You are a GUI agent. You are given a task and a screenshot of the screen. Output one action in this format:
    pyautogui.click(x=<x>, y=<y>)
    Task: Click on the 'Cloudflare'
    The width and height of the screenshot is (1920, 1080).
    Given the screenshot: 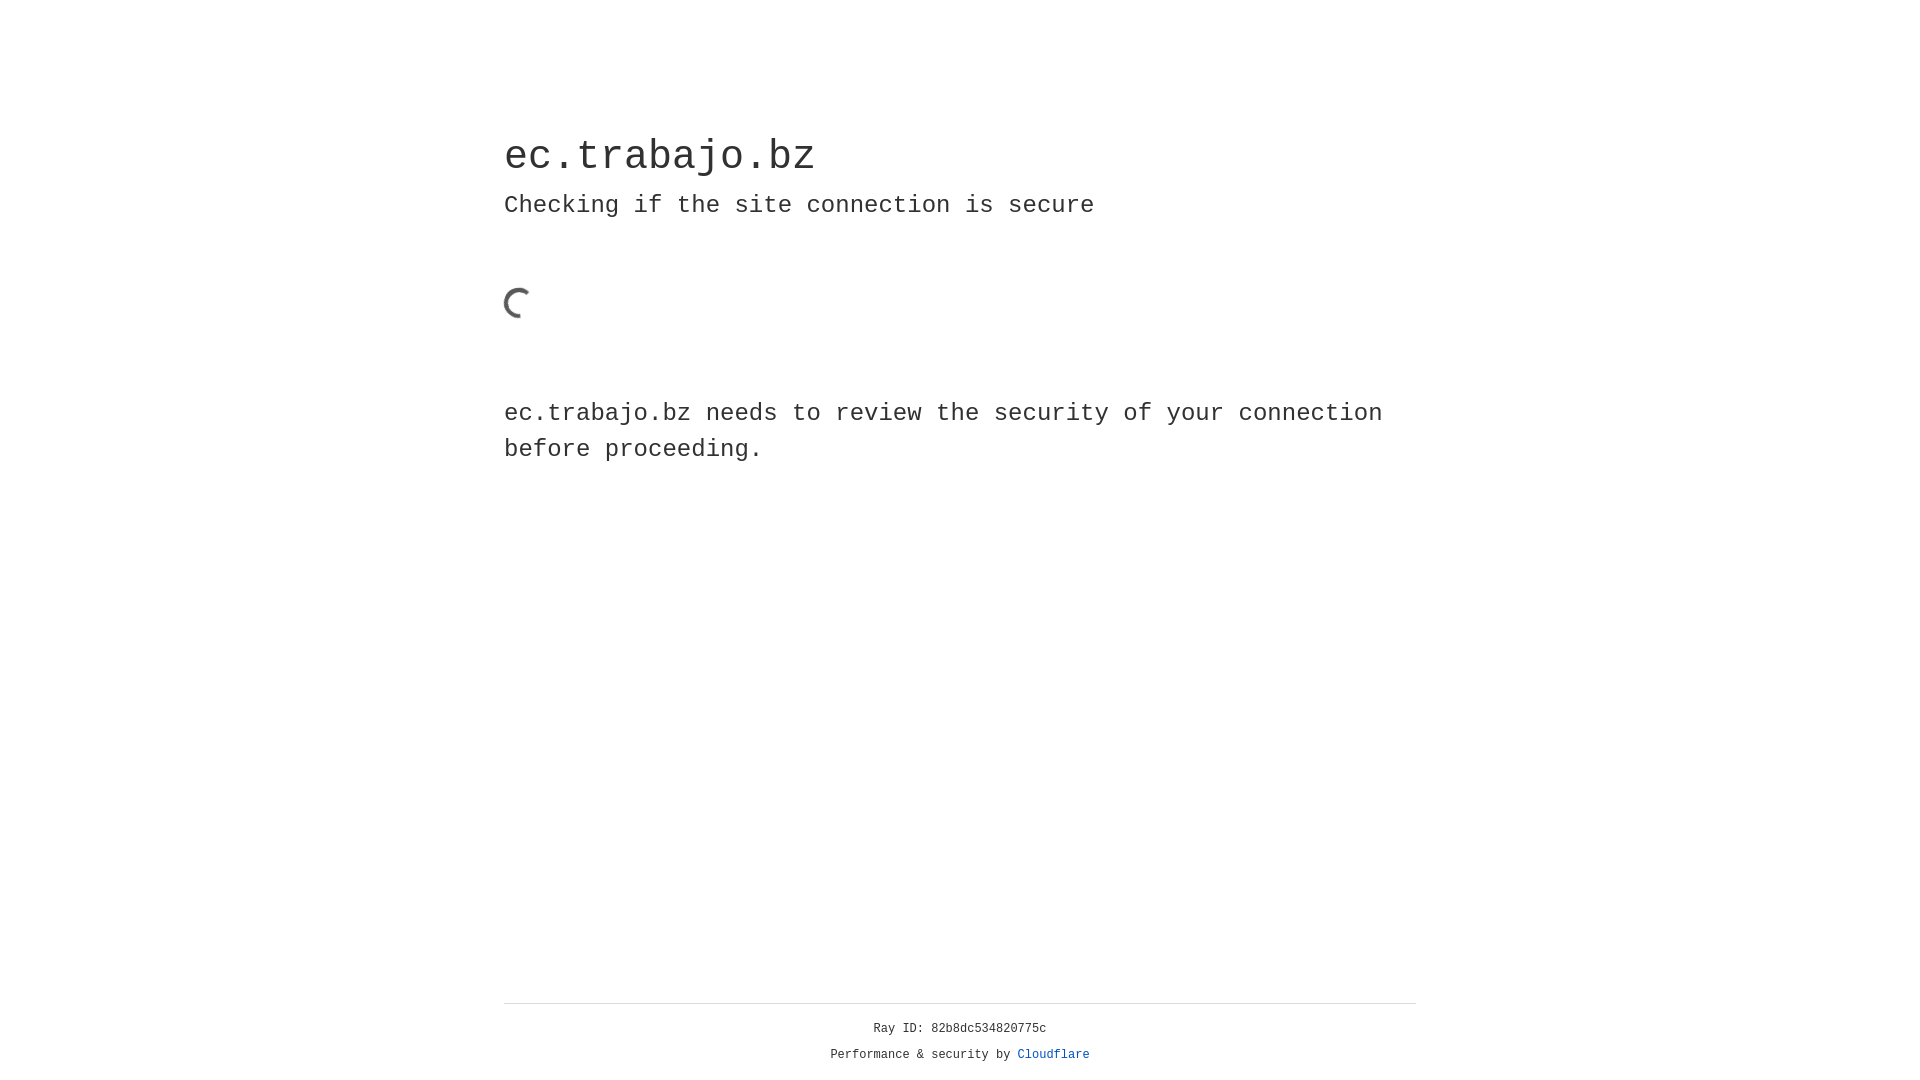 What is the action you would take?
    pyautogui.click(x=1053, y=1054)
    